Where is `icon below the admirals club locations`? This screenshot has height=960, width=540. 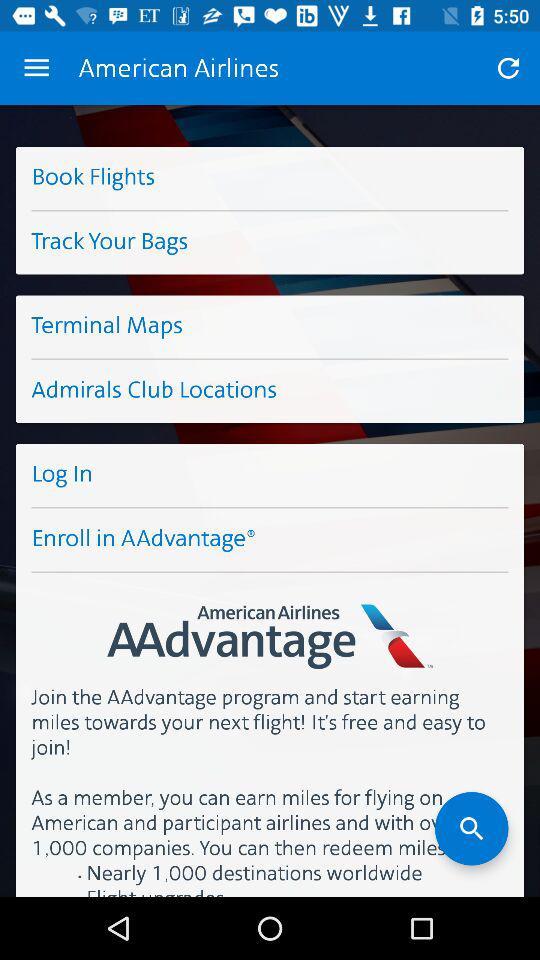
icon below the admirals club locations is located at coordinates (270, 475).